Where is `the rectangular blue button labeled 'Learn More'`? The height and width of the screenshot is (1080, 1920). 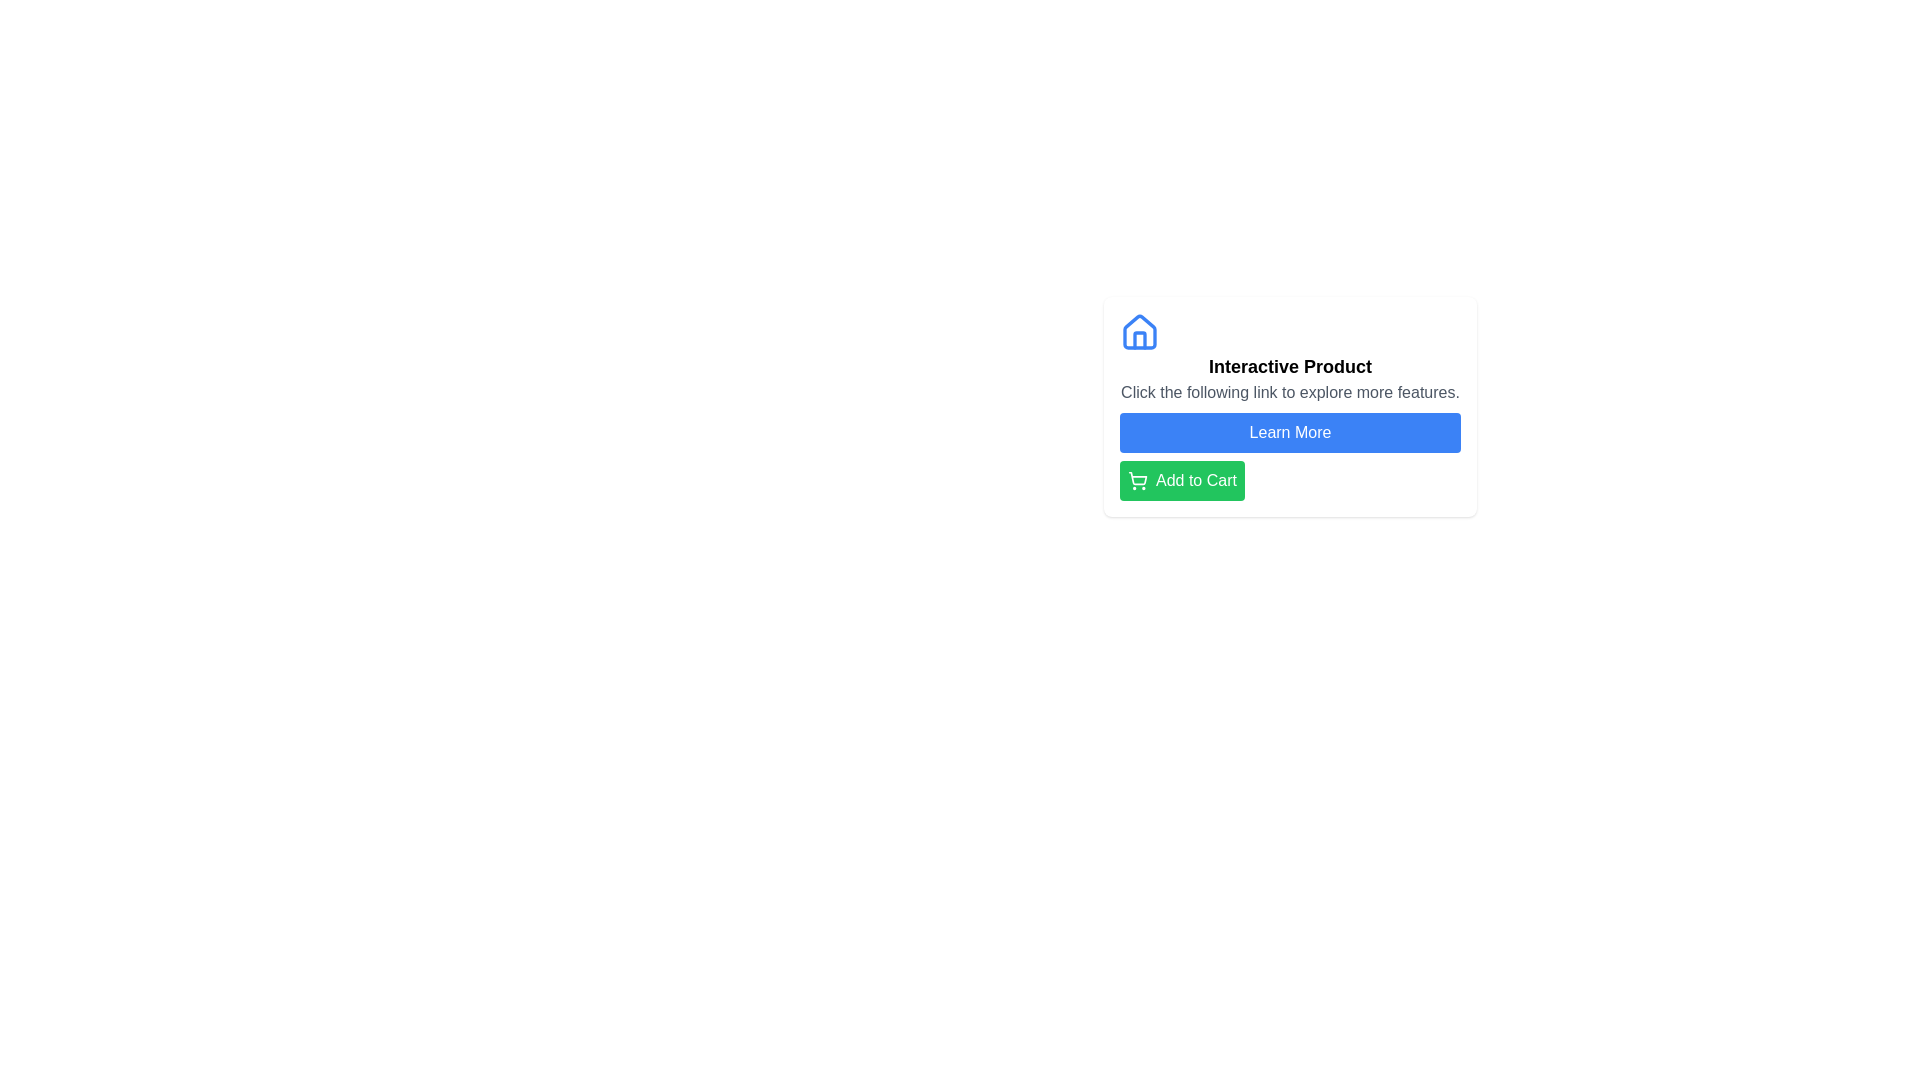 the rectangular blue button labeled 'Learn More' is located at coordinates (1290, 431).